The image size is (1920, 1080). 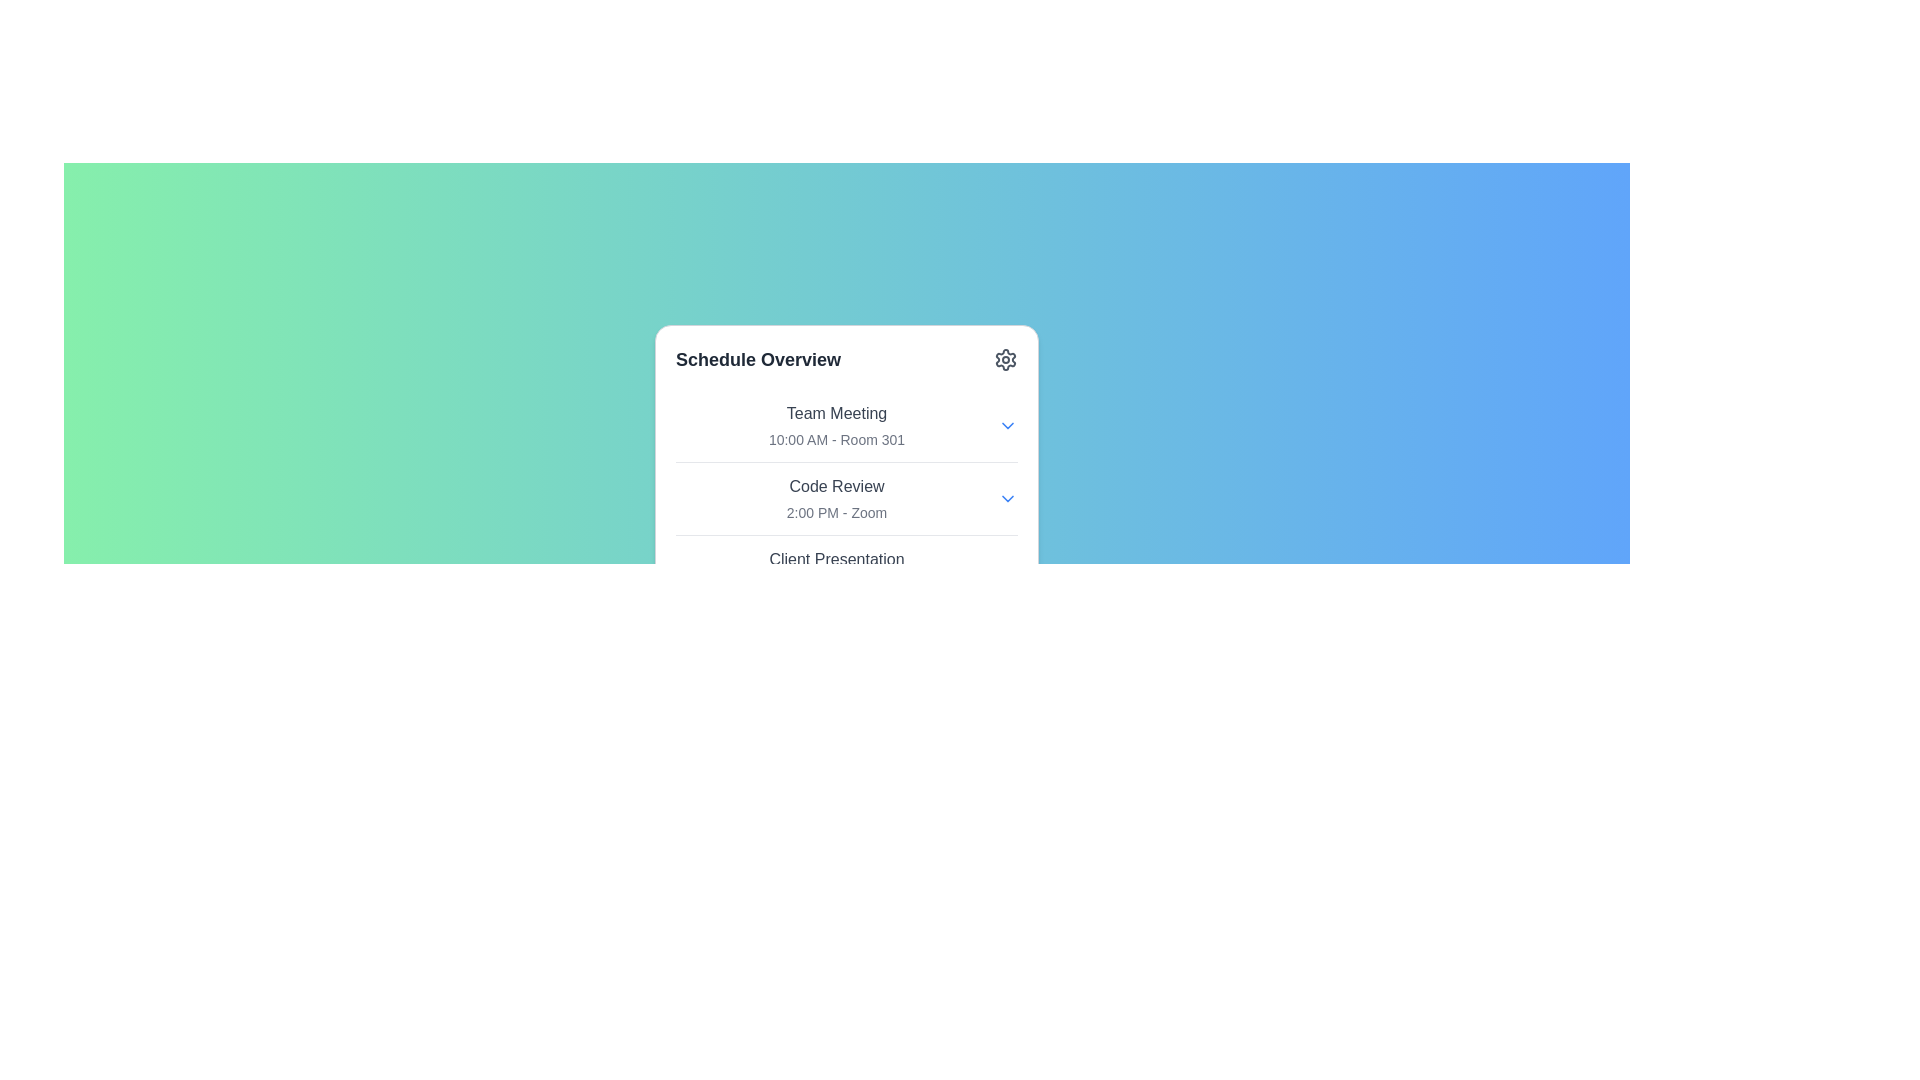 What do you see at coordinates (836, 412) in the screenshot?
I see `text label displaying 'Team Meeting' located in the 'Schedule Overview' panel, which is styled as a list item header` at bounding box center [836, 412].